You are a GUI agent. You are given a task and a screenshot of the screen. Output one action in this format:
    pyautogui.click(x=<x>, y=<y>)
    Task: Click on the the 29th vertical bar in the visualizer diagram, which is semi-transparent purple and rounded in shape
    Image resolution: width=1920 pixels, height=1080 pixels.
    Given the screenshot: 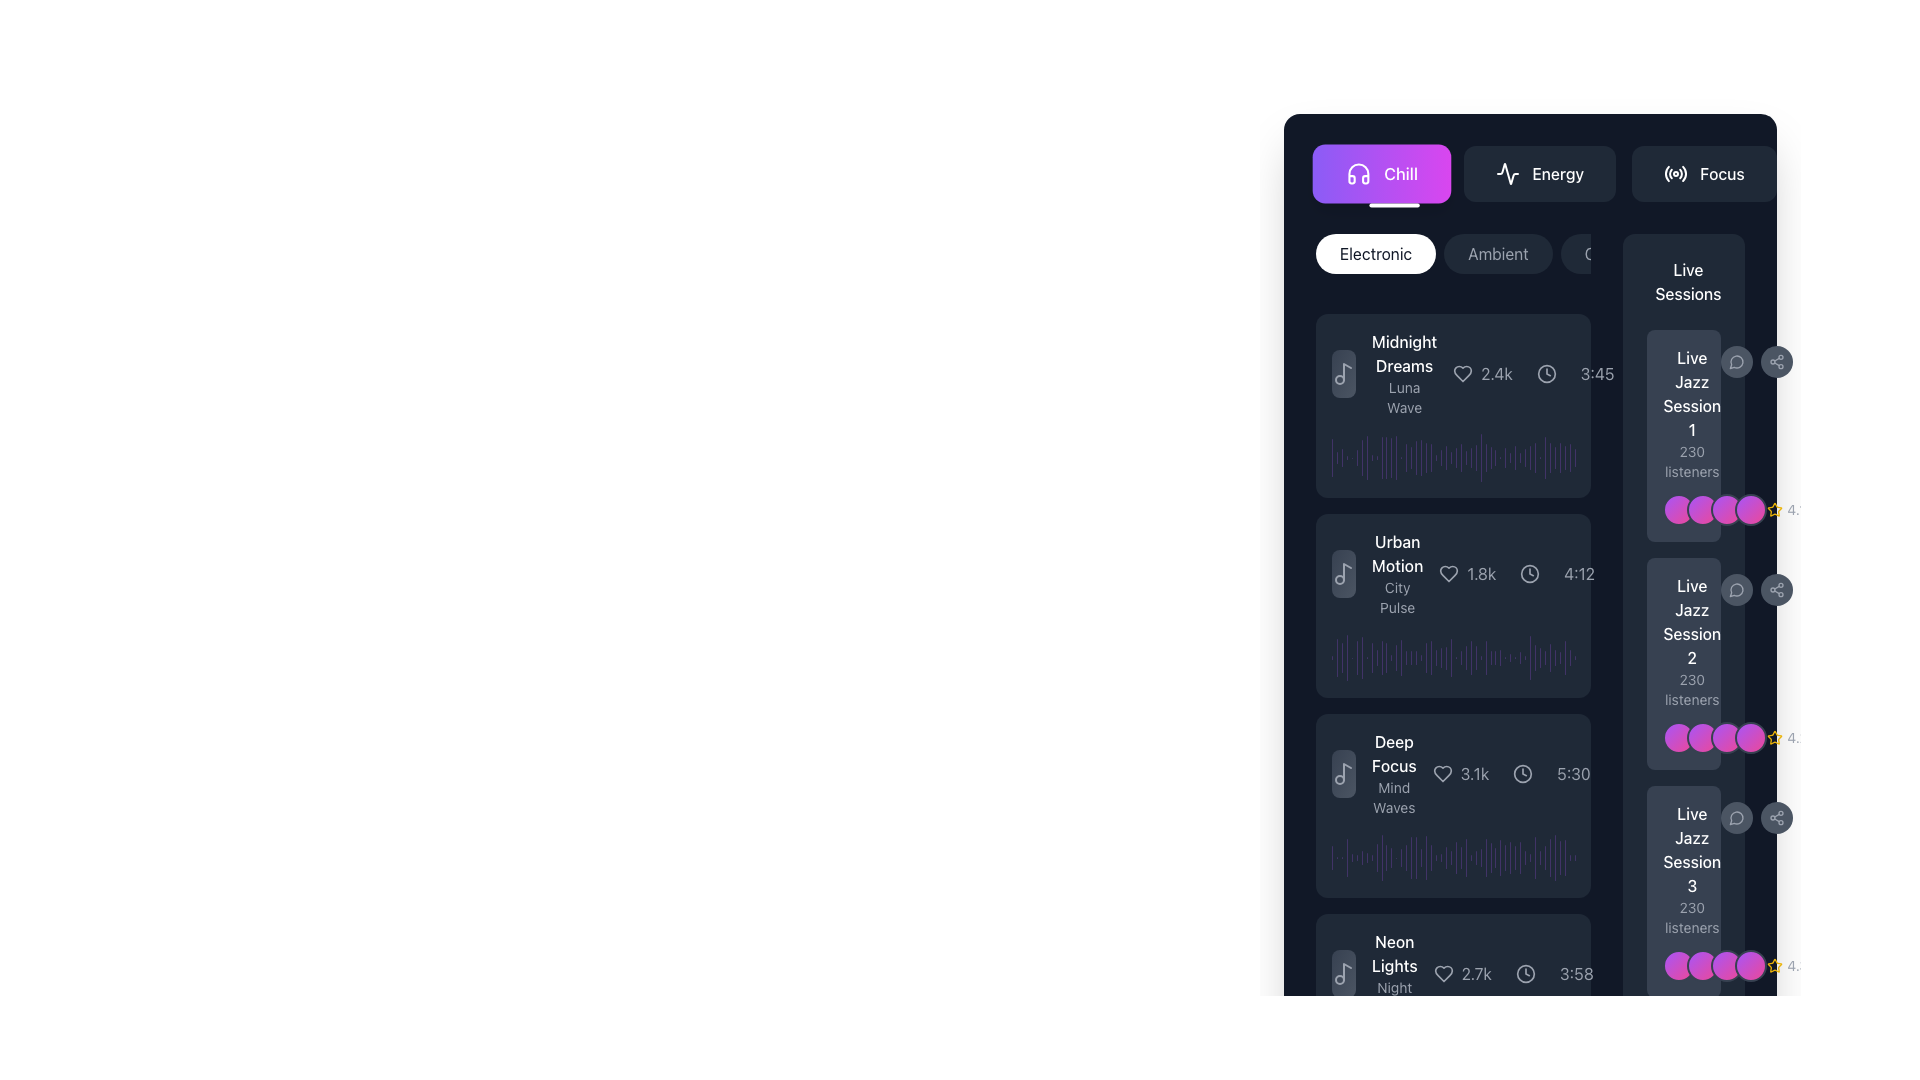 What is the action you would take?
    pyautogui.click(x=1476, y=658)
    